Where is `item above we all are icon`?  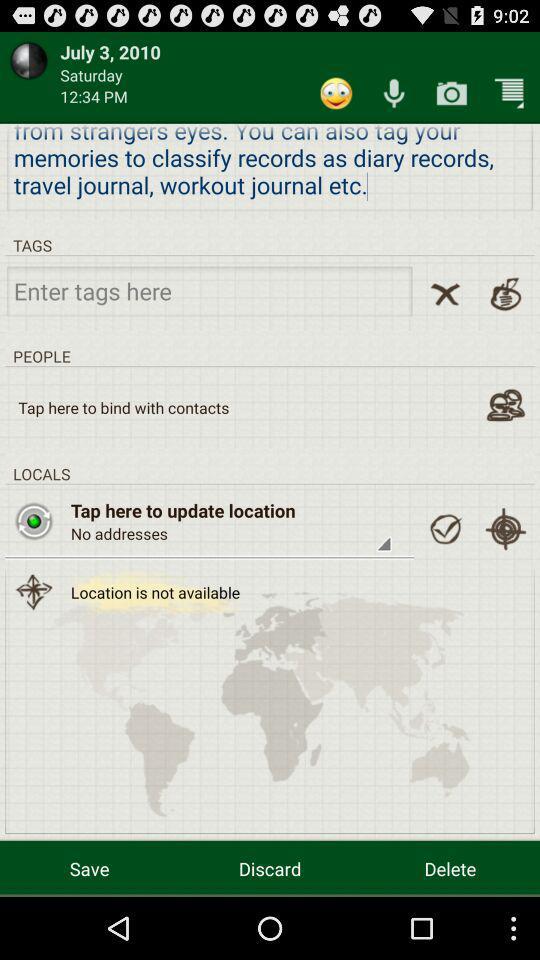 item above we all are icon is located at coordinates (451, 93).